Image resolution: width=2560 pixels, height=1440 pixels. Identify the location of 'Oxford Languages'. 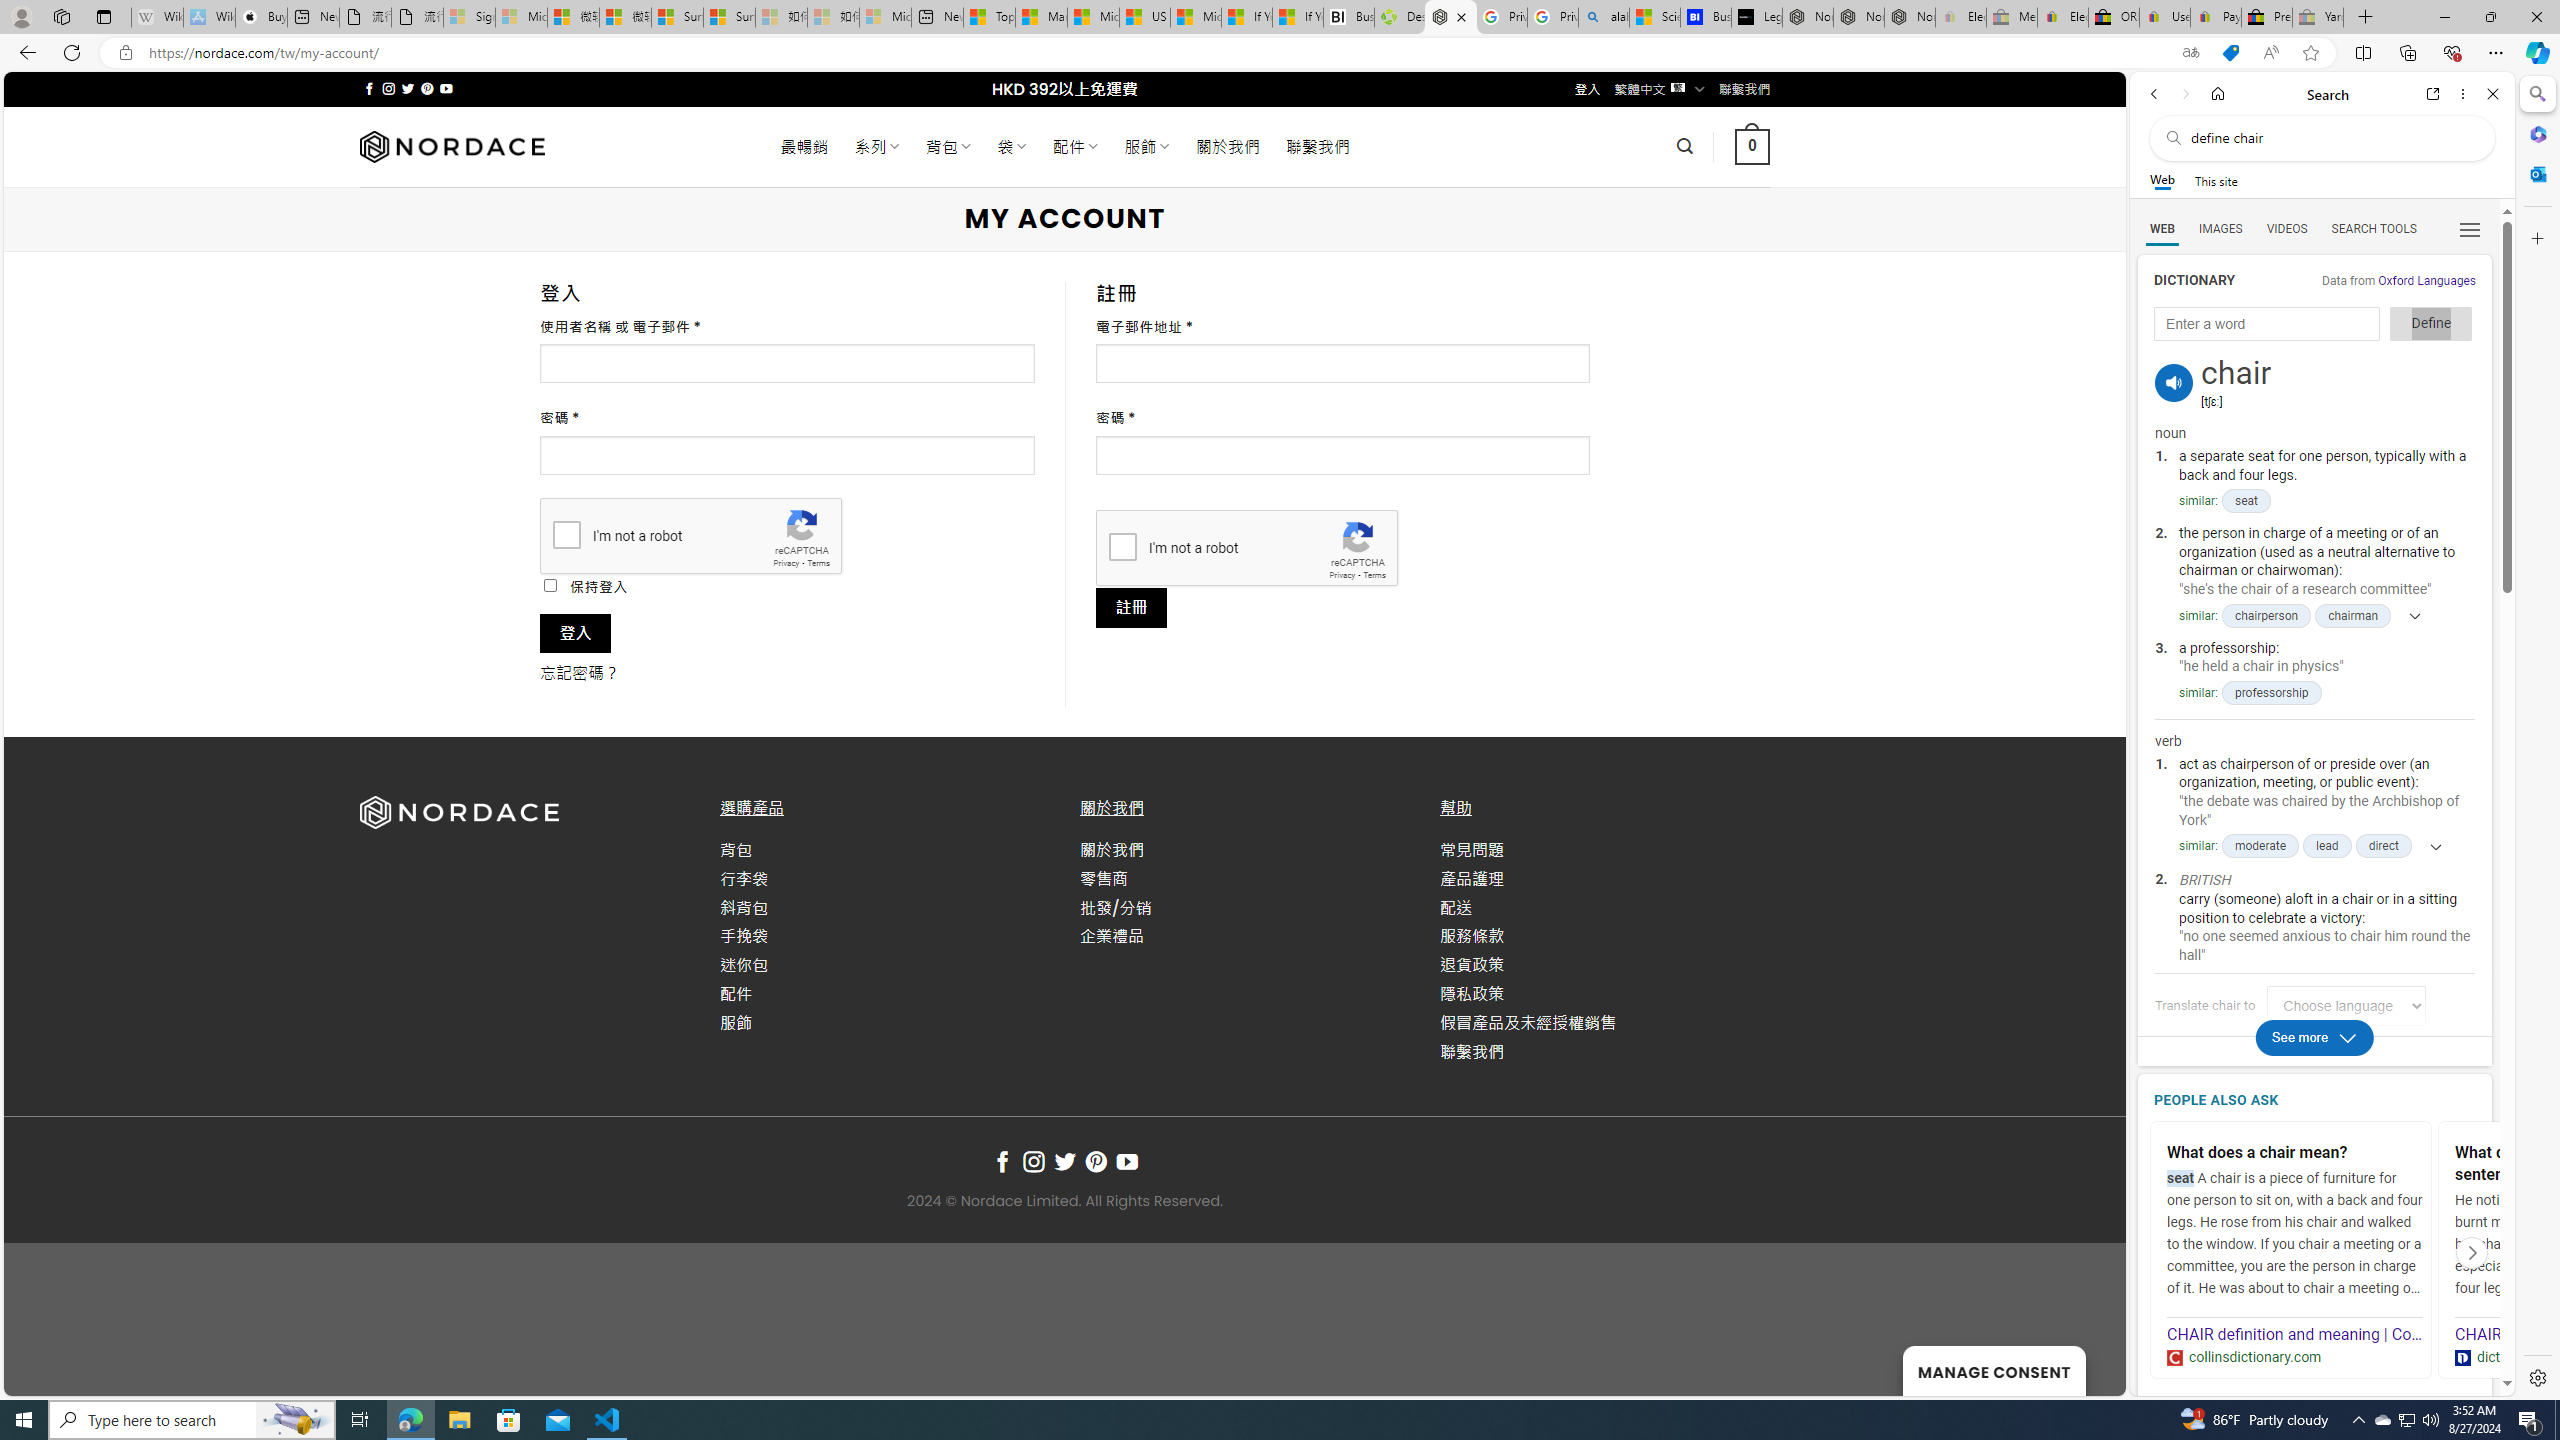
(2425, 279).